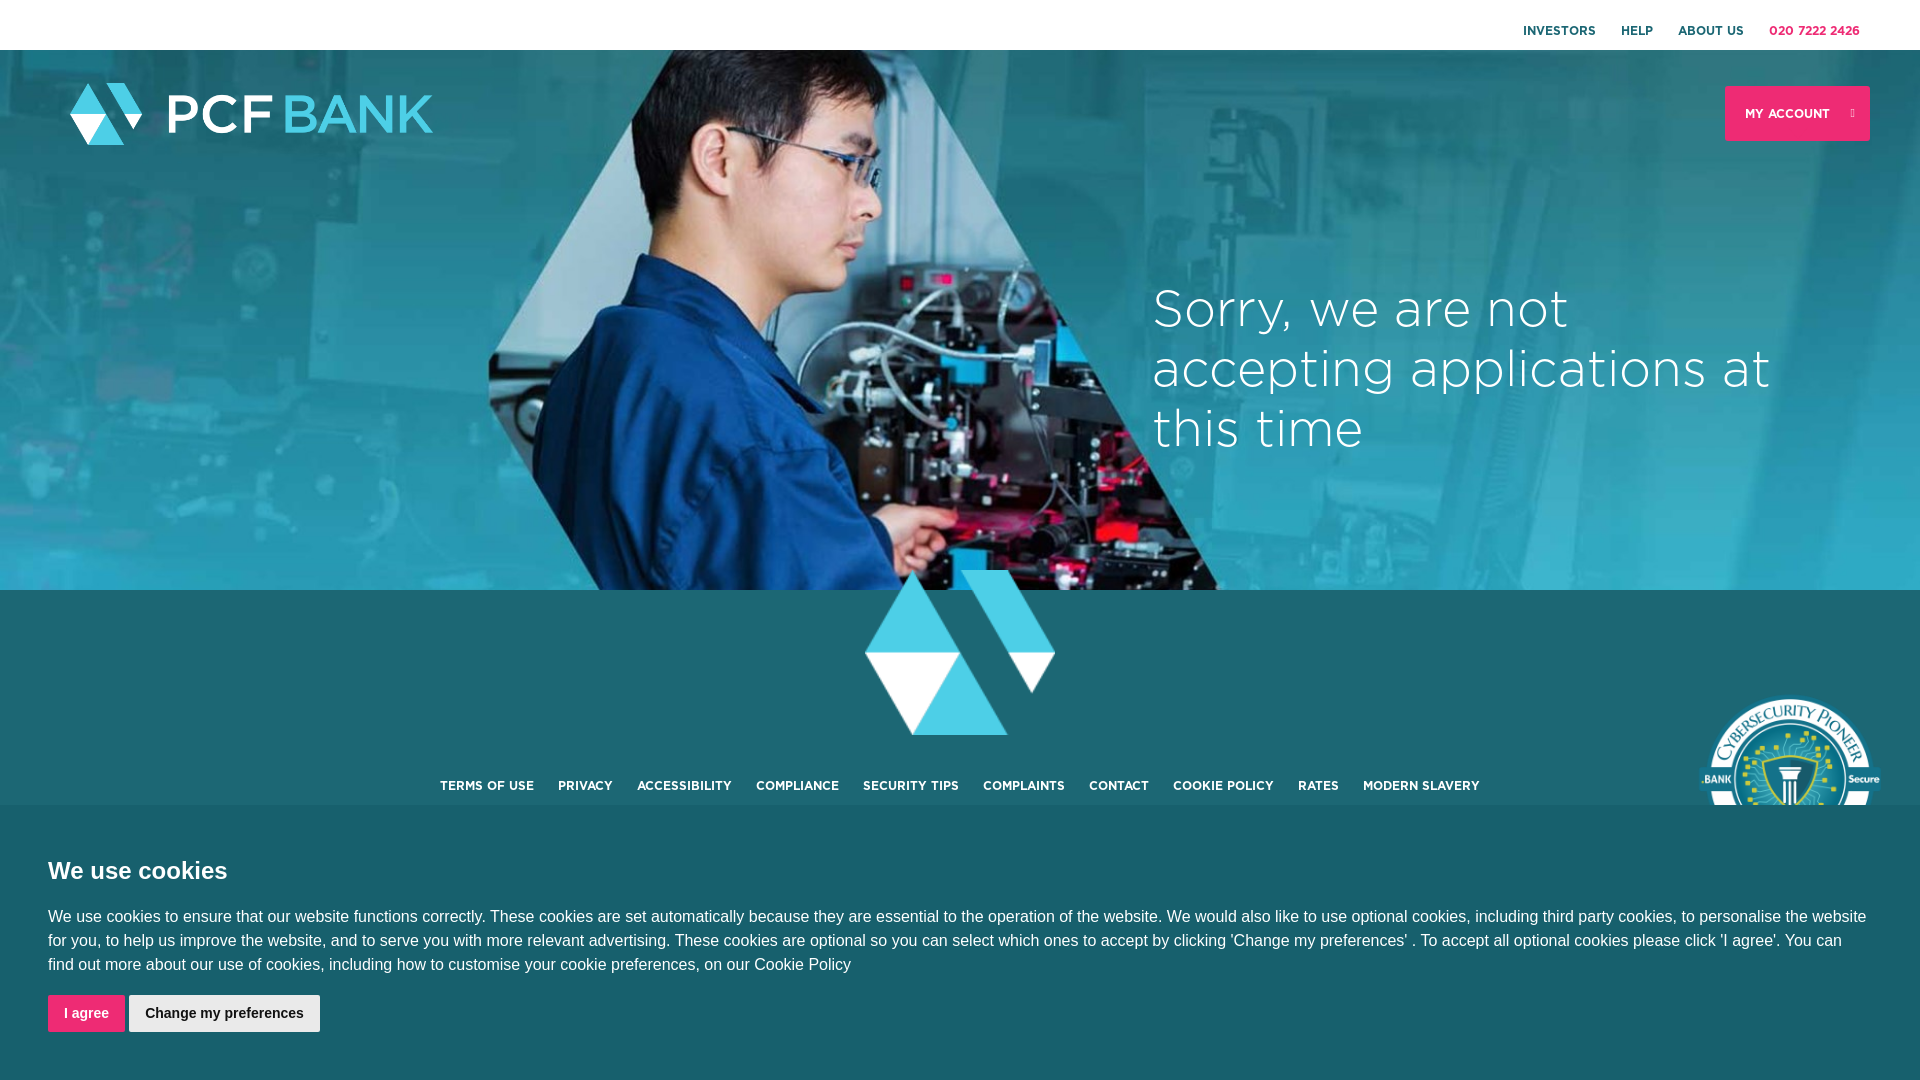 This screenshot has width=1920, height=1080. Describe the element at coordinates (752, 964) in the screenshot. I see `'Cookie Policy'` at that location.